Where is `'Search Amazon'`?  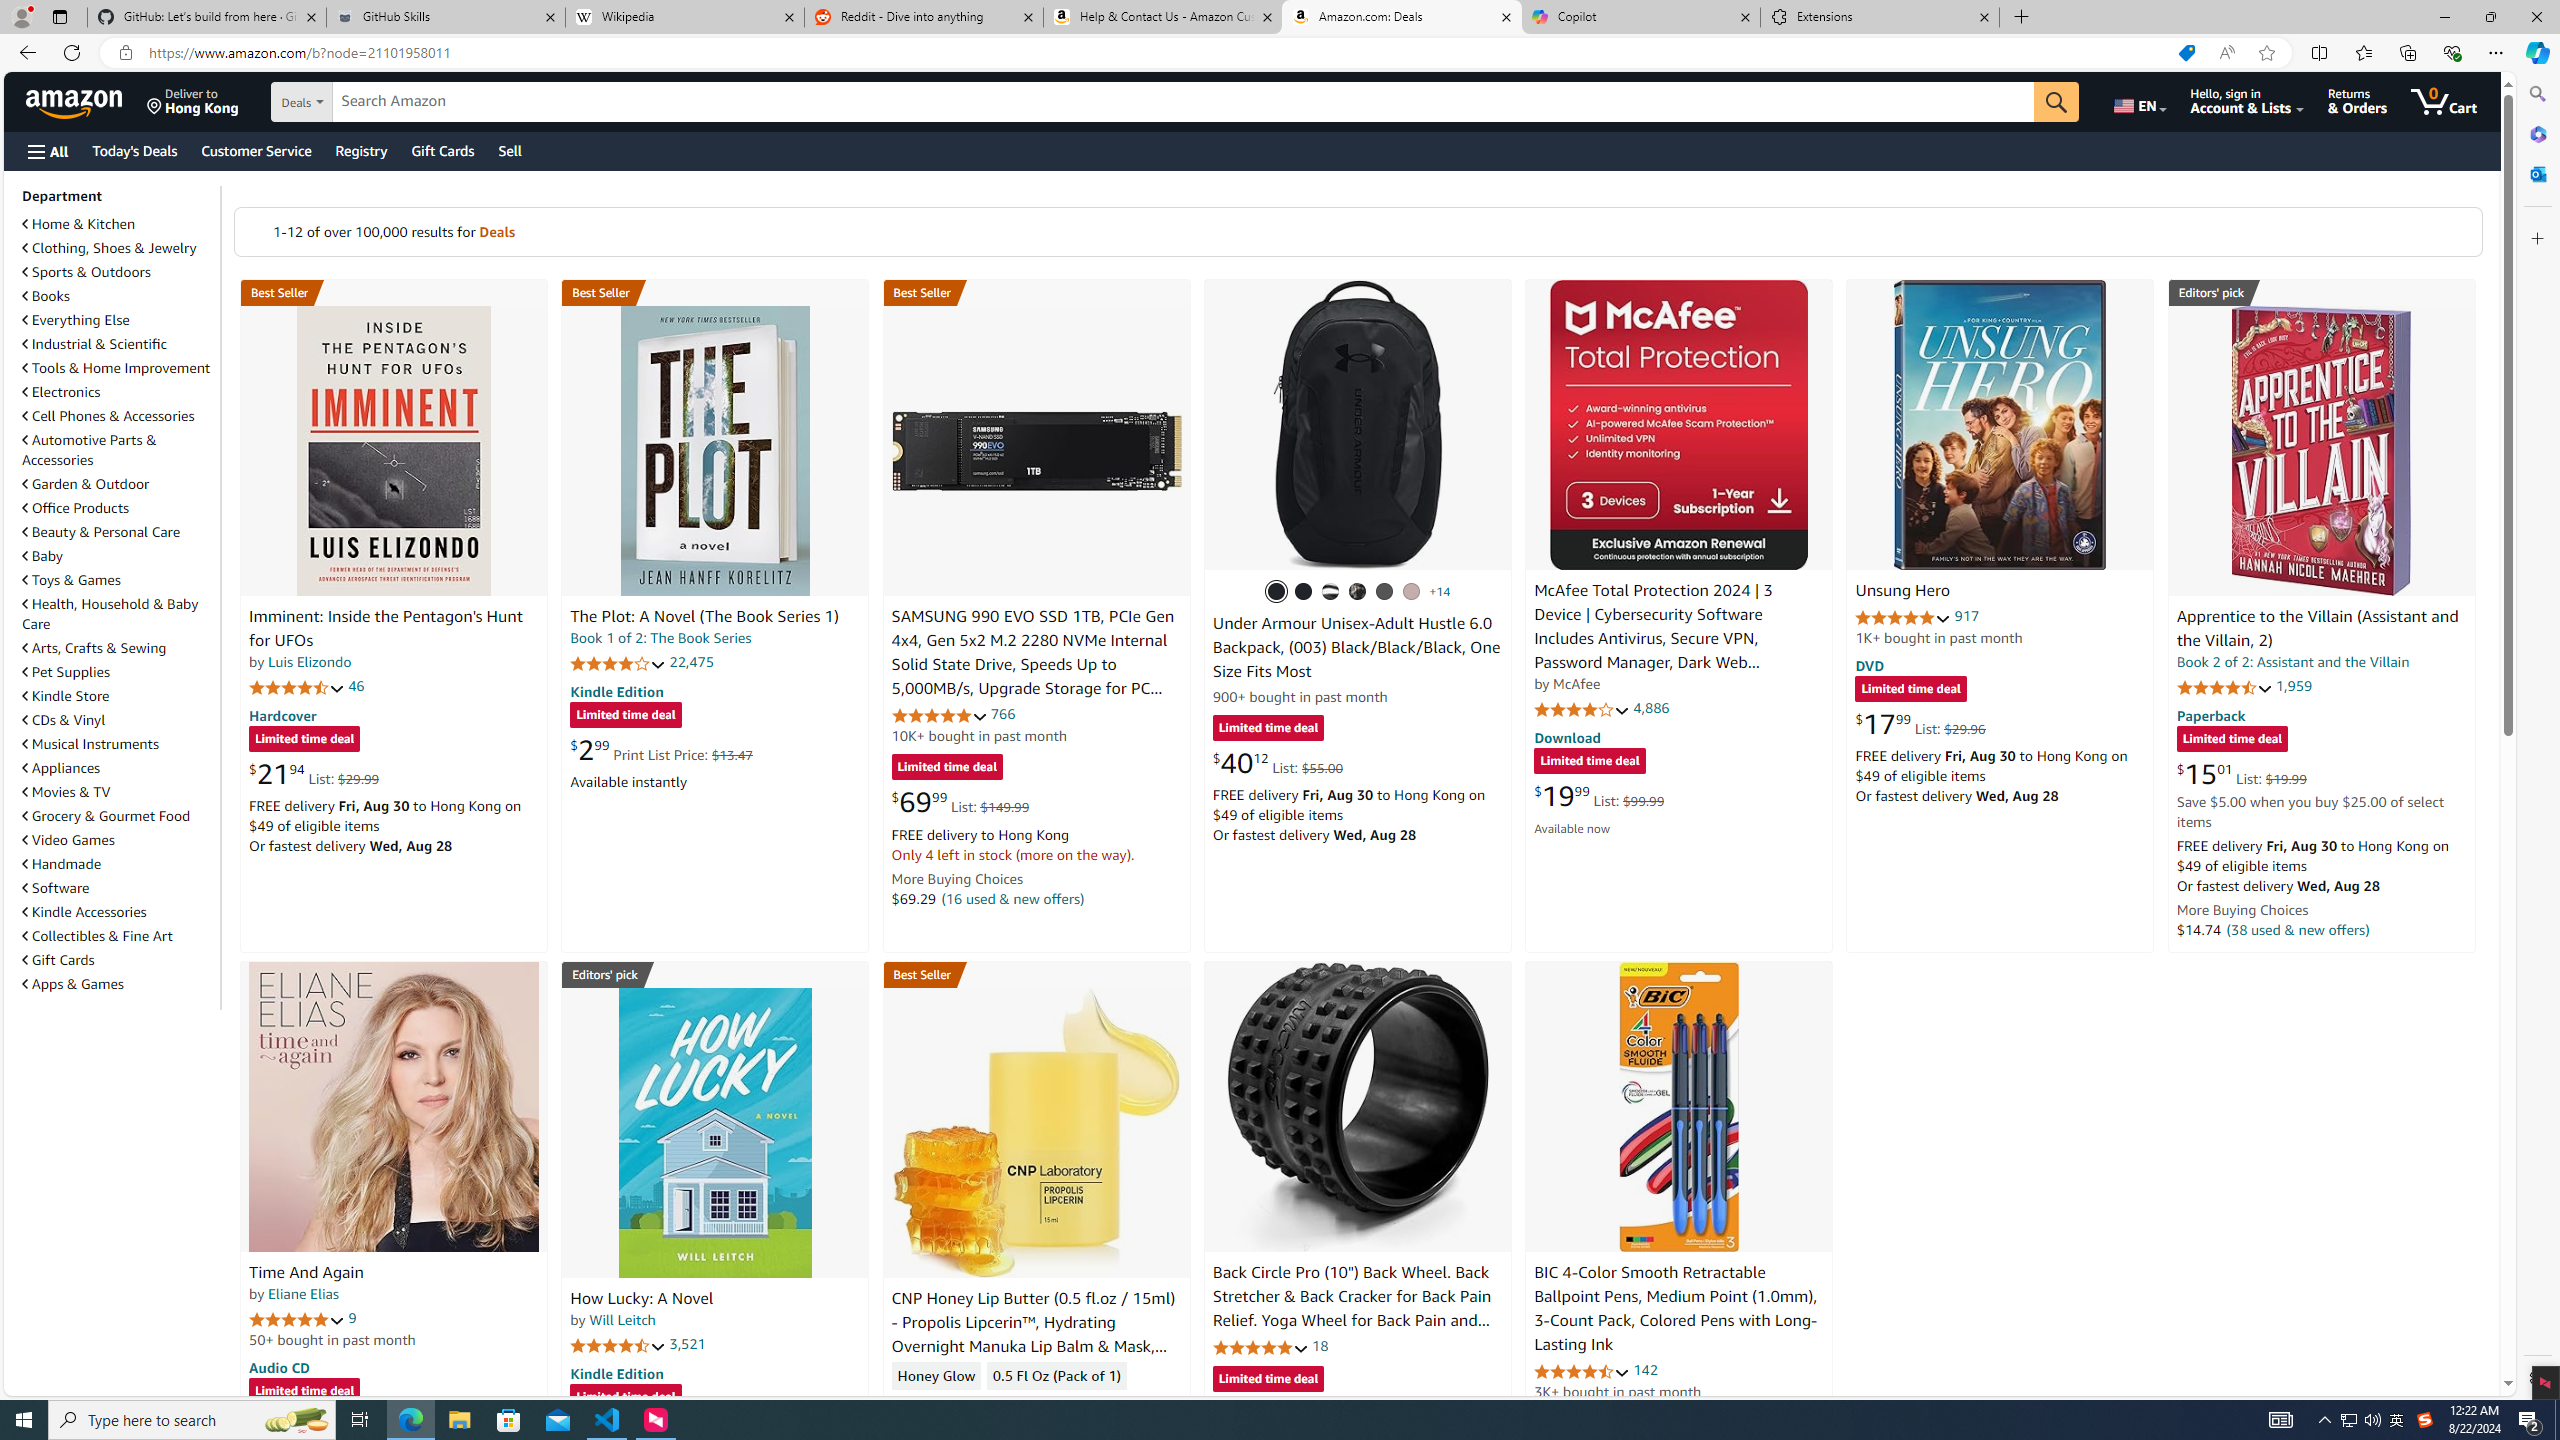 'Search Amazon' is located at coordinates (1183, 102).